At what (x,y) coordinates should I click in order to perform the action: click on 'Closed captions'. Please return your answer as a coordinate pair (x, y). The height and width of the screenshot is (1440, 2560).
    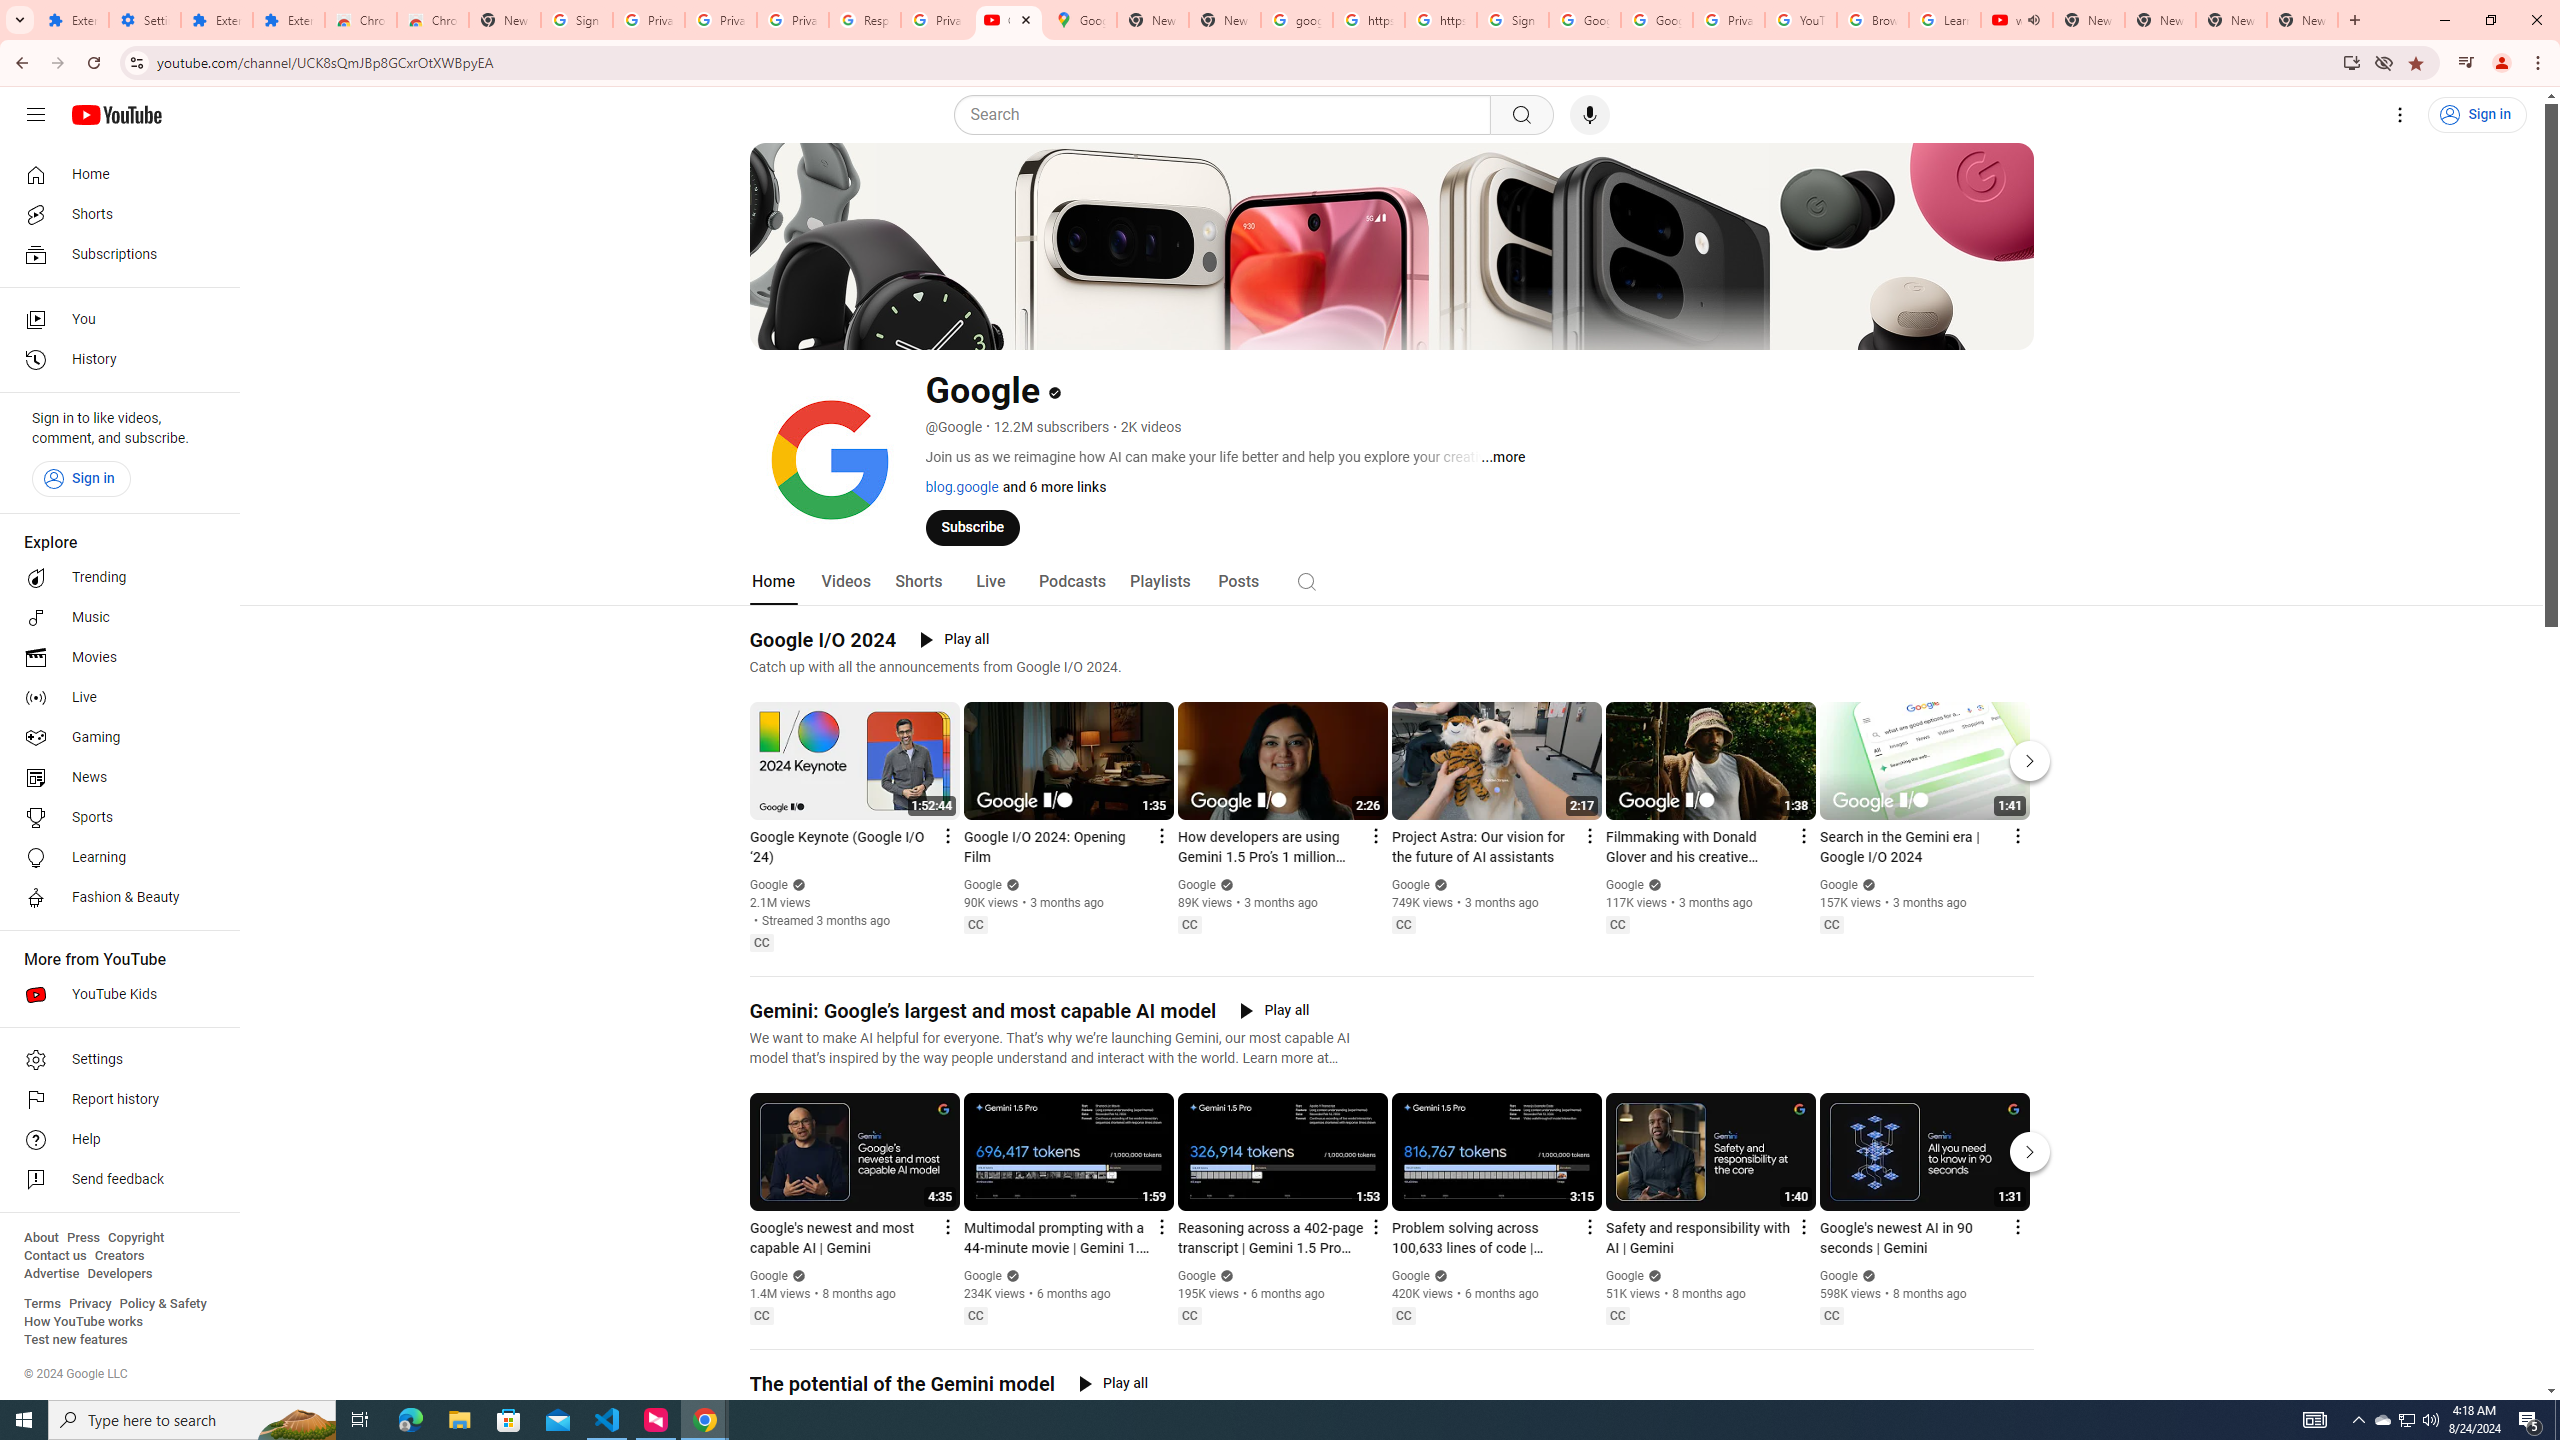
    Looking at the image, I should click on (1830, 1315).